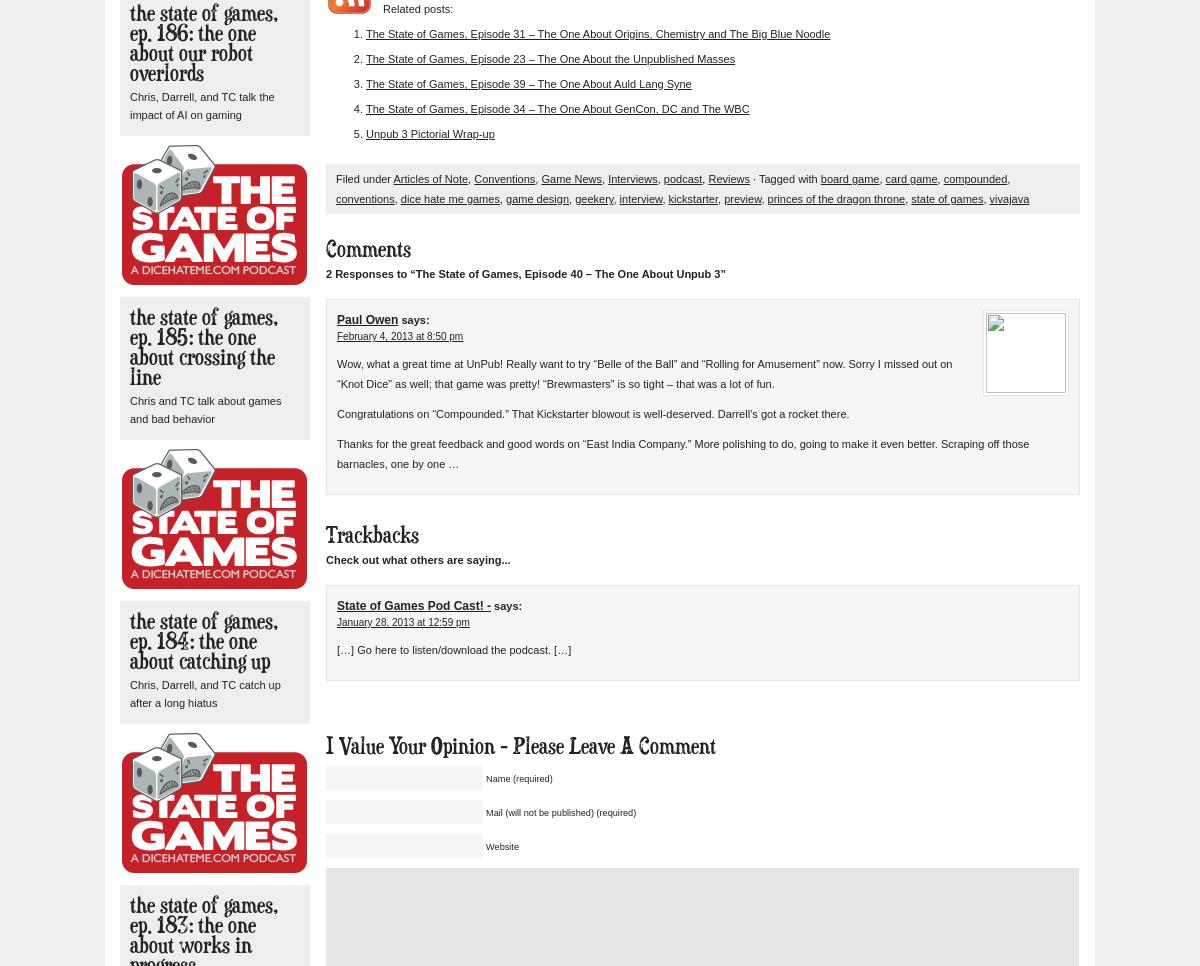  Describe the element at coordinates (129, 105) in the screenshot. I see `'Chris, Darrell, and TC talk the impact of AI on gaming'` at that location.